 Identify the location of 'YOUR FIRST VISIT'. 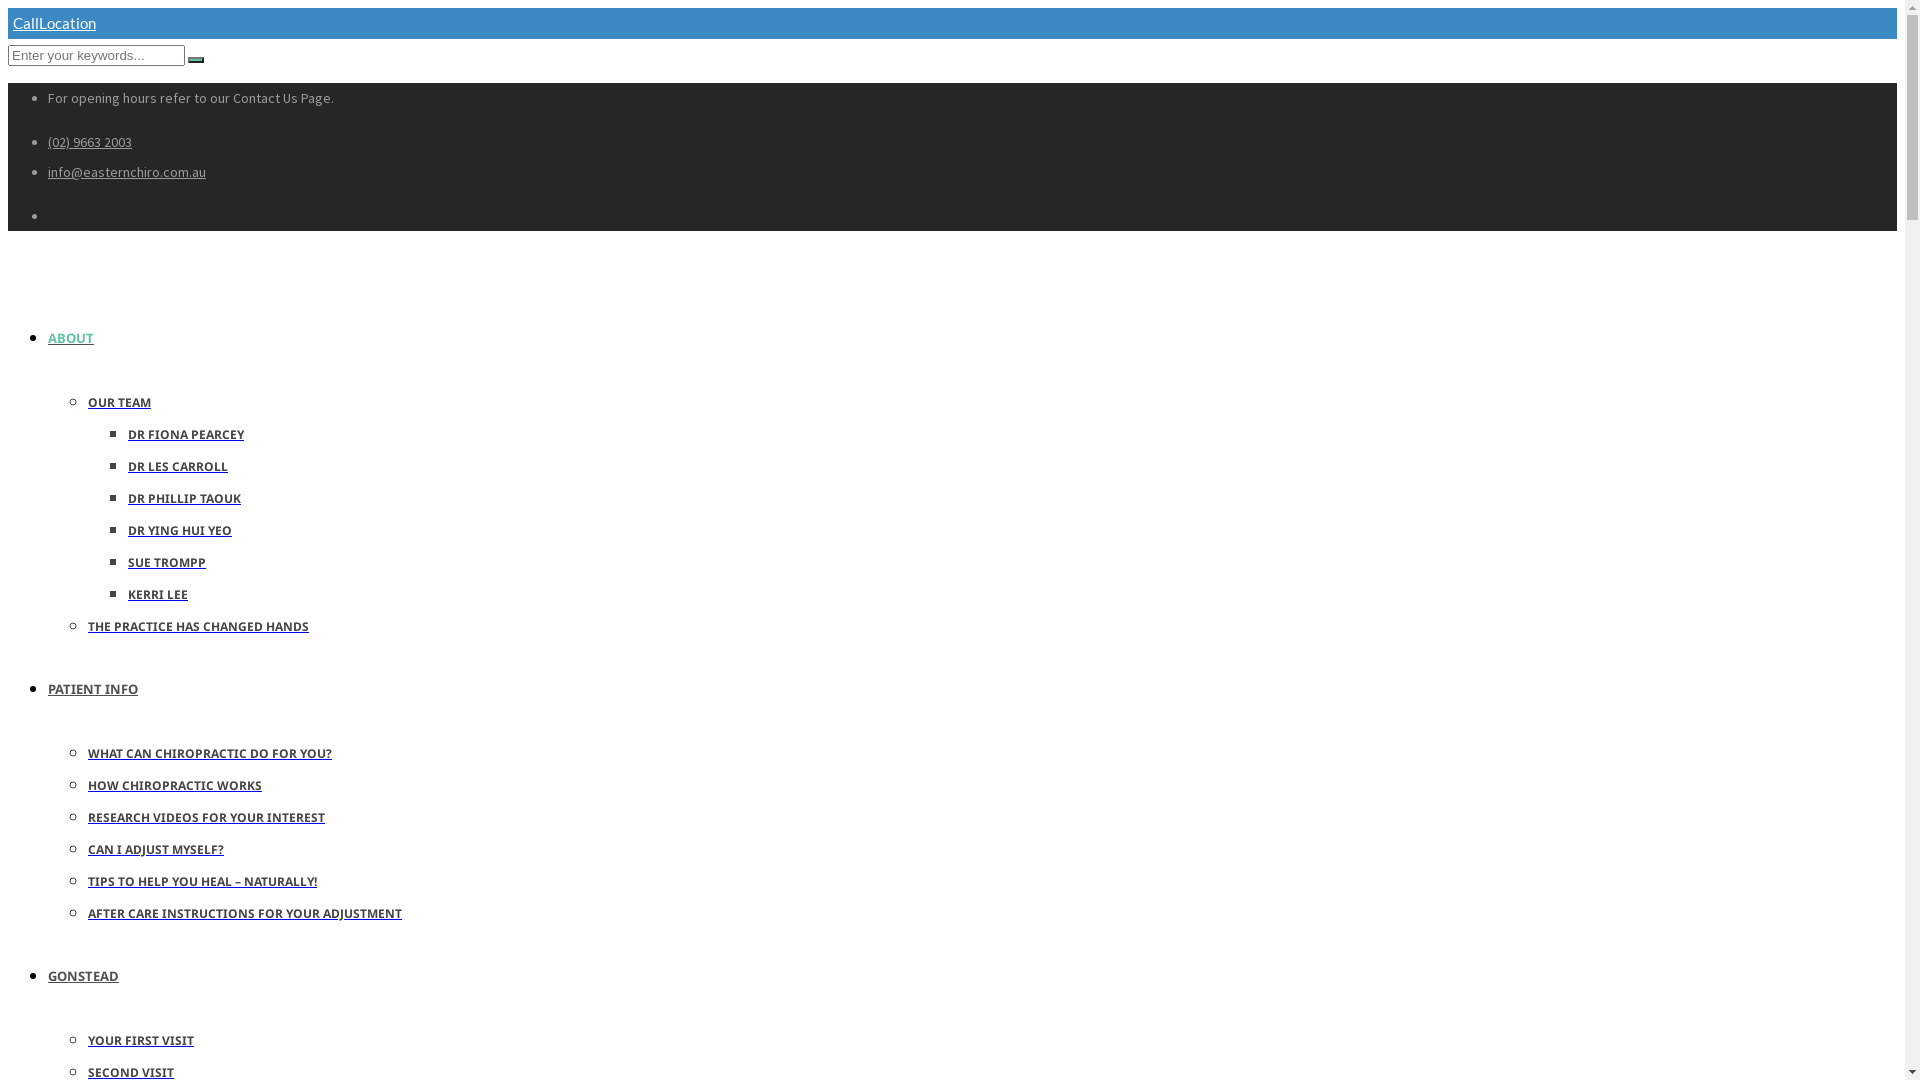
(86, 1039).